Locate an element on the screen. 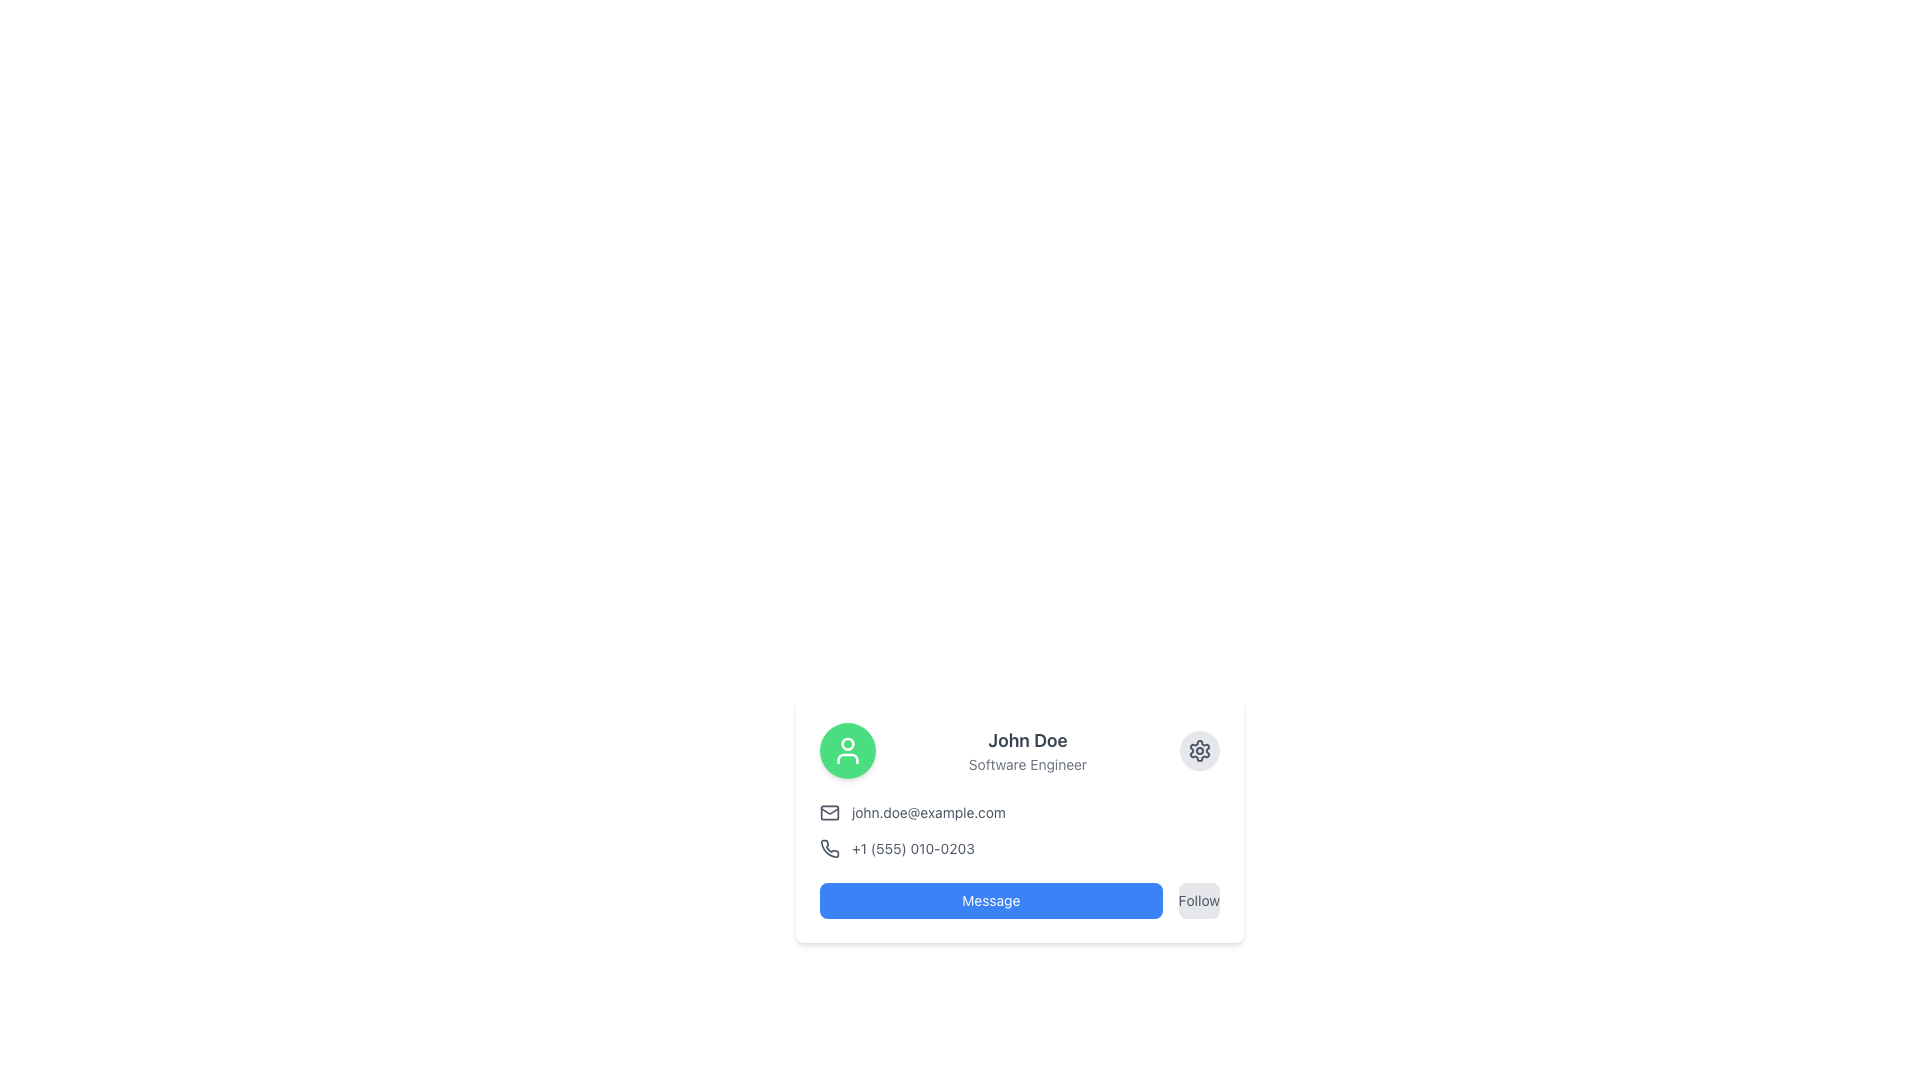 Image resolution: width=1920 pixels, height=1080 pixels. the user's email address displayed in the contact information card, which is positioned slightly below the center of the interface and to the right of the user avatar is located at coordinates (1019, 813).